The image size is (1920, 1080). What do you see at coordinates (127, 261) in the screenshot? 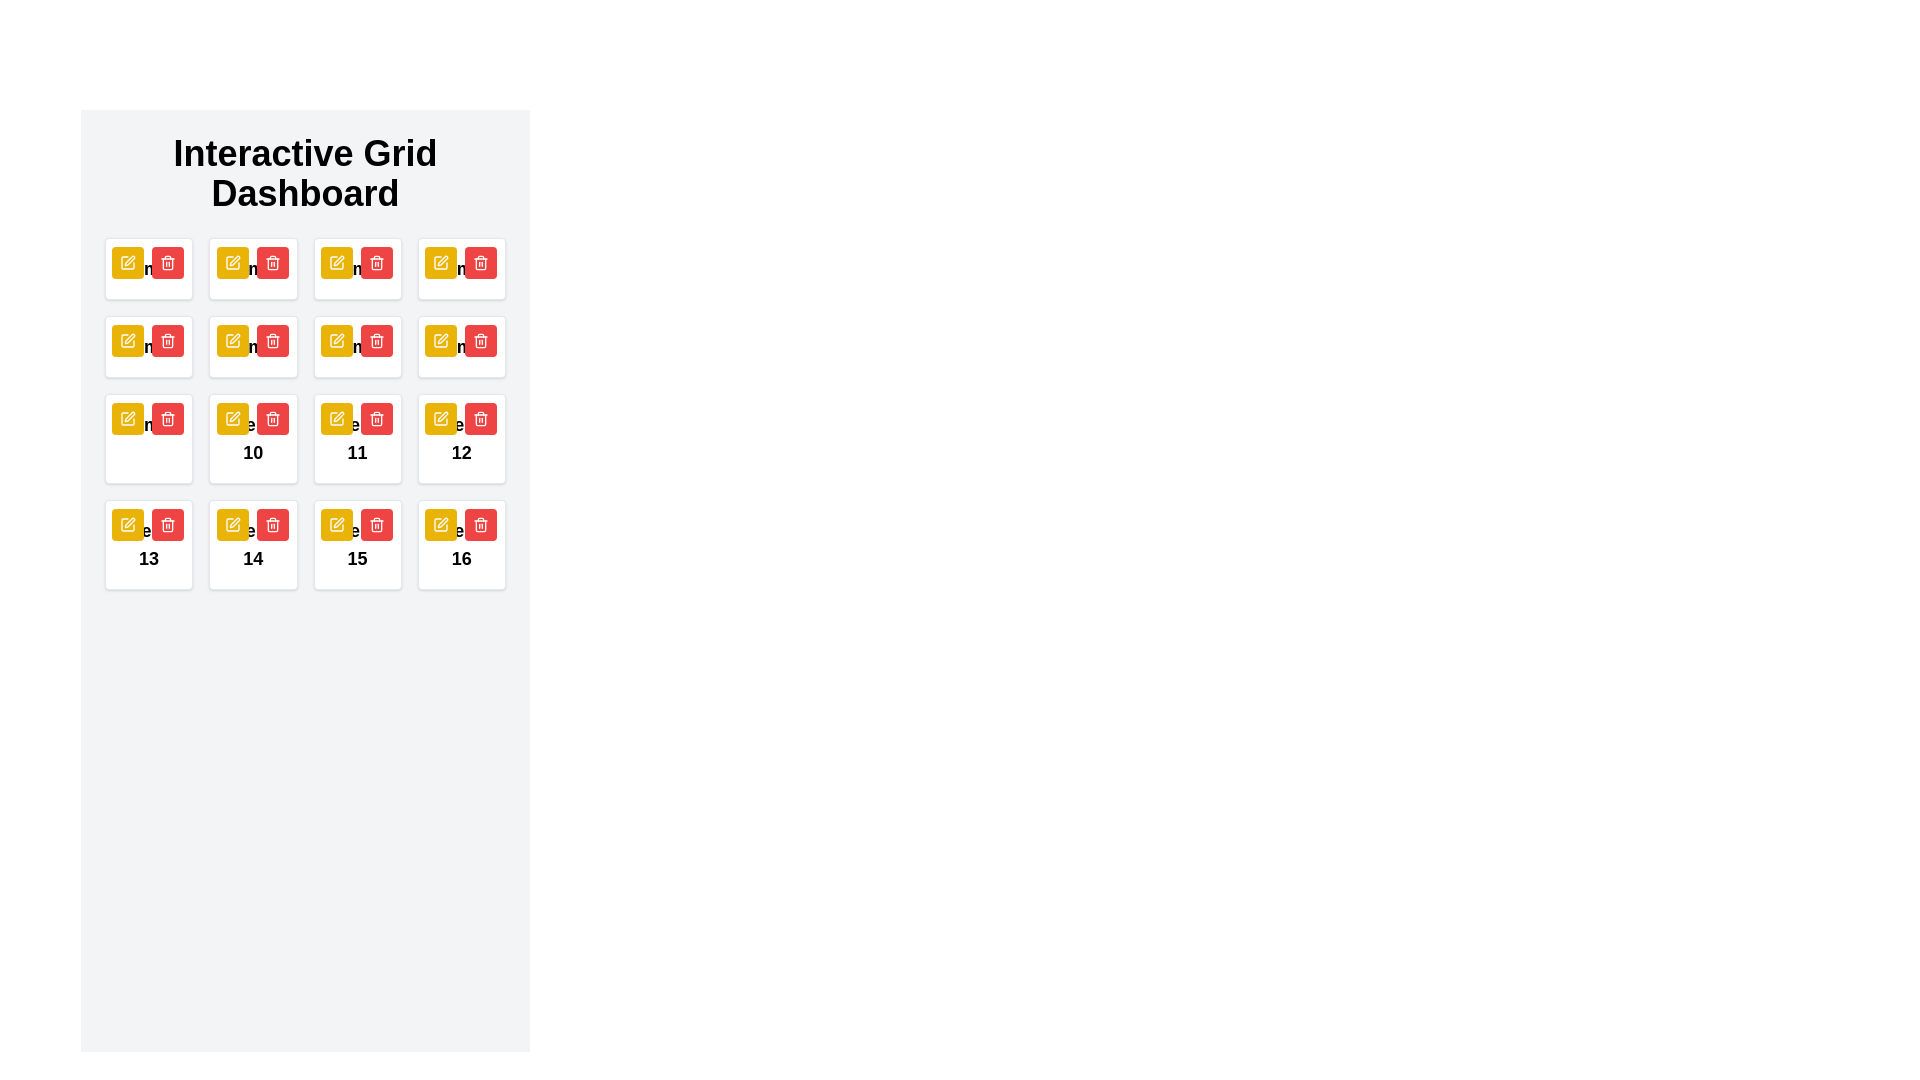
I see `the pen icon button enclosed within a yellow square located at the top-left of the first card in the dashboard interface` at bounding box center [127, 261].